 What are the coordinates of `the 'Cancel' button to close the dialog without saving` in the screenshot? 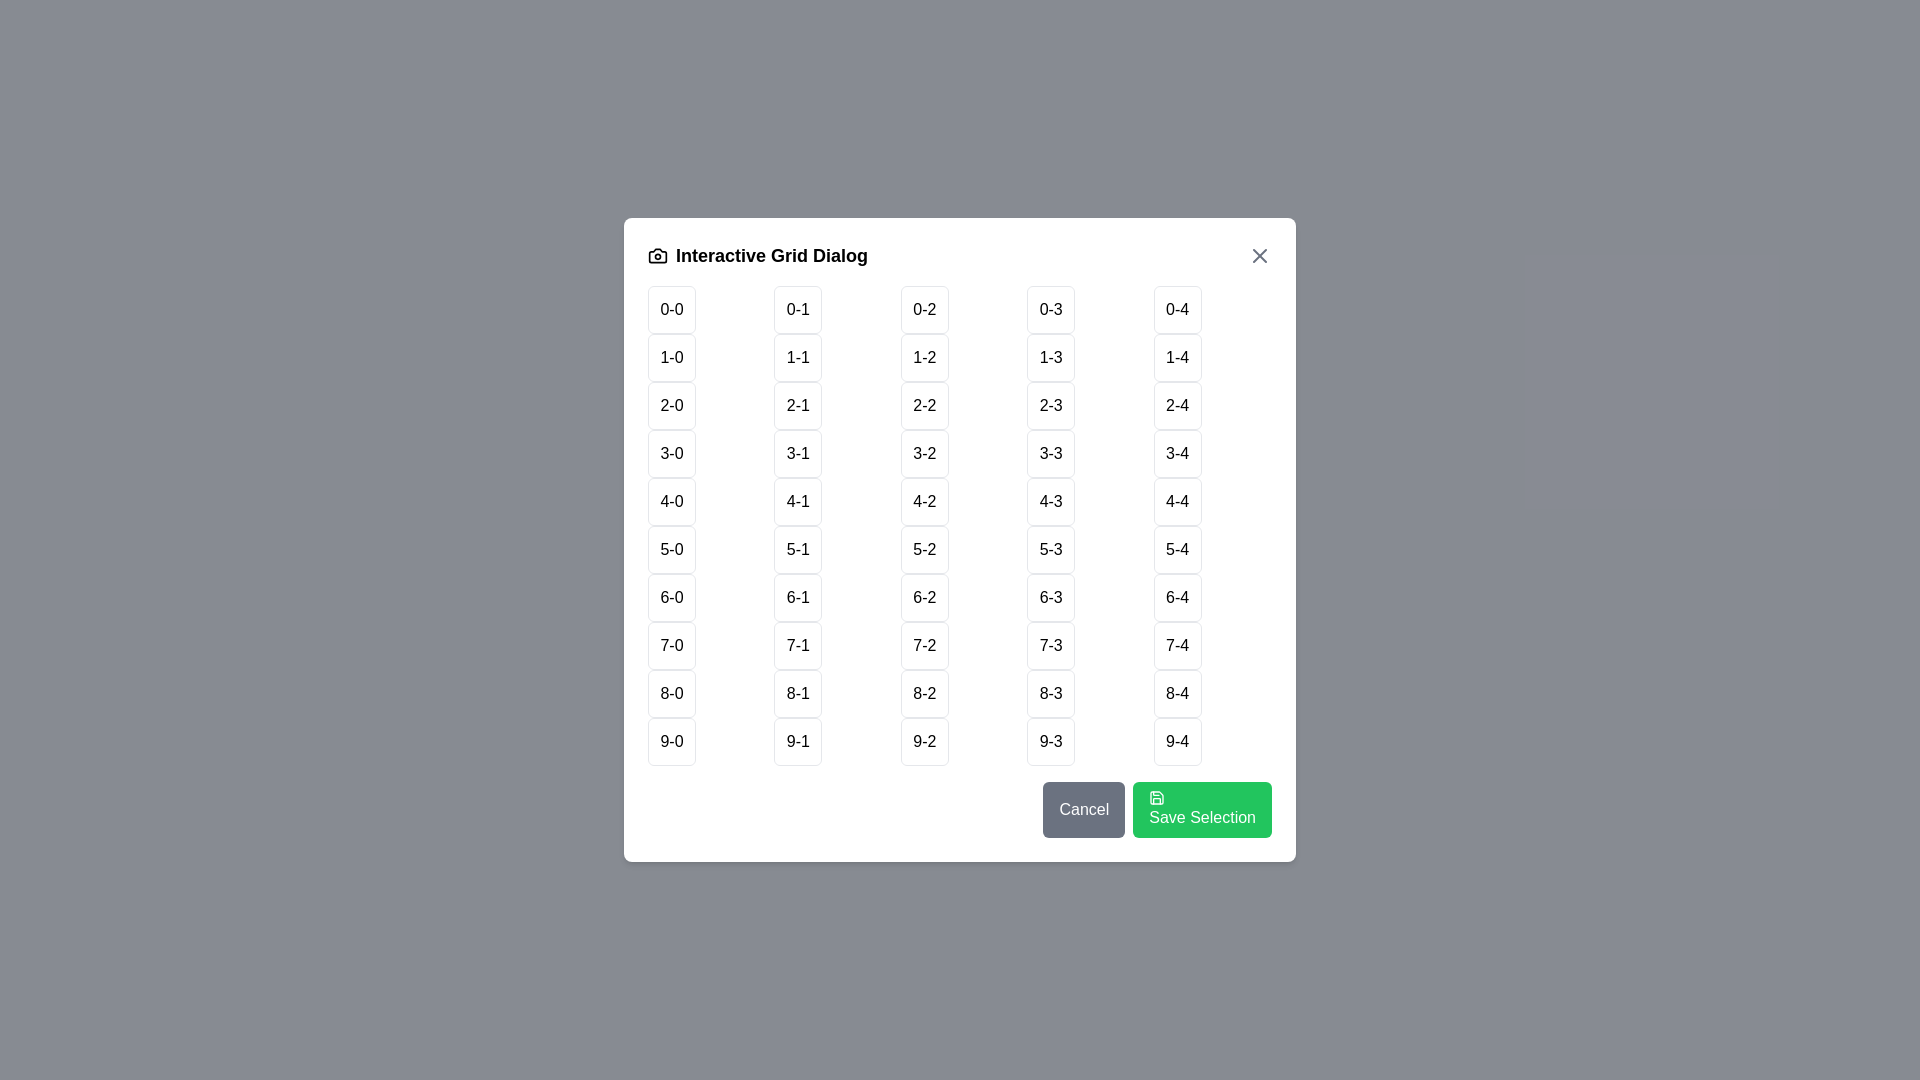 It's located at (1083, 810).